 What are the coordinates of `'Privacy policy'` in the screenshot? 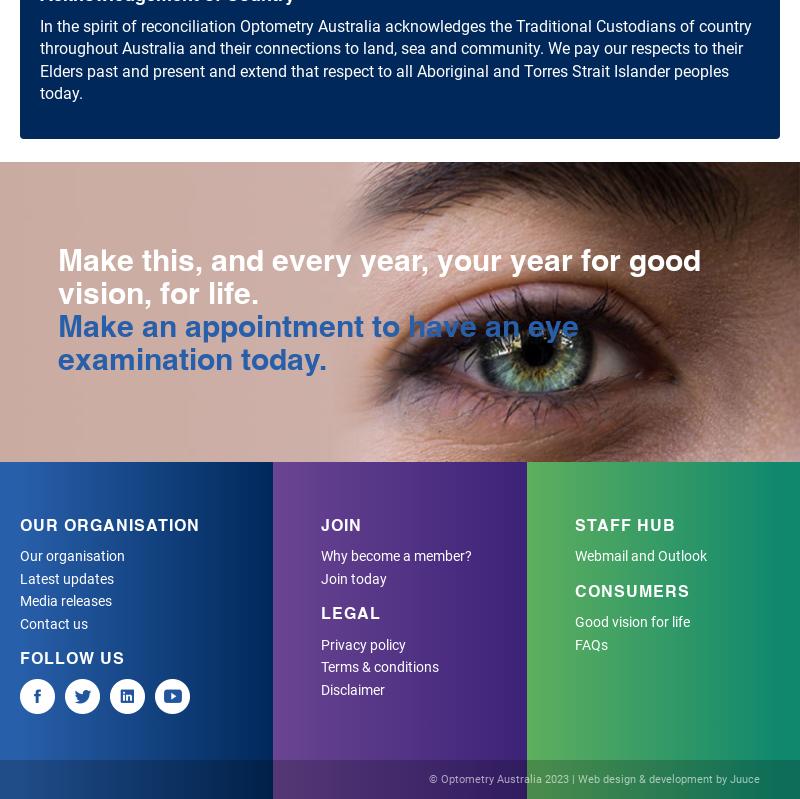 It's located at (363, 643).